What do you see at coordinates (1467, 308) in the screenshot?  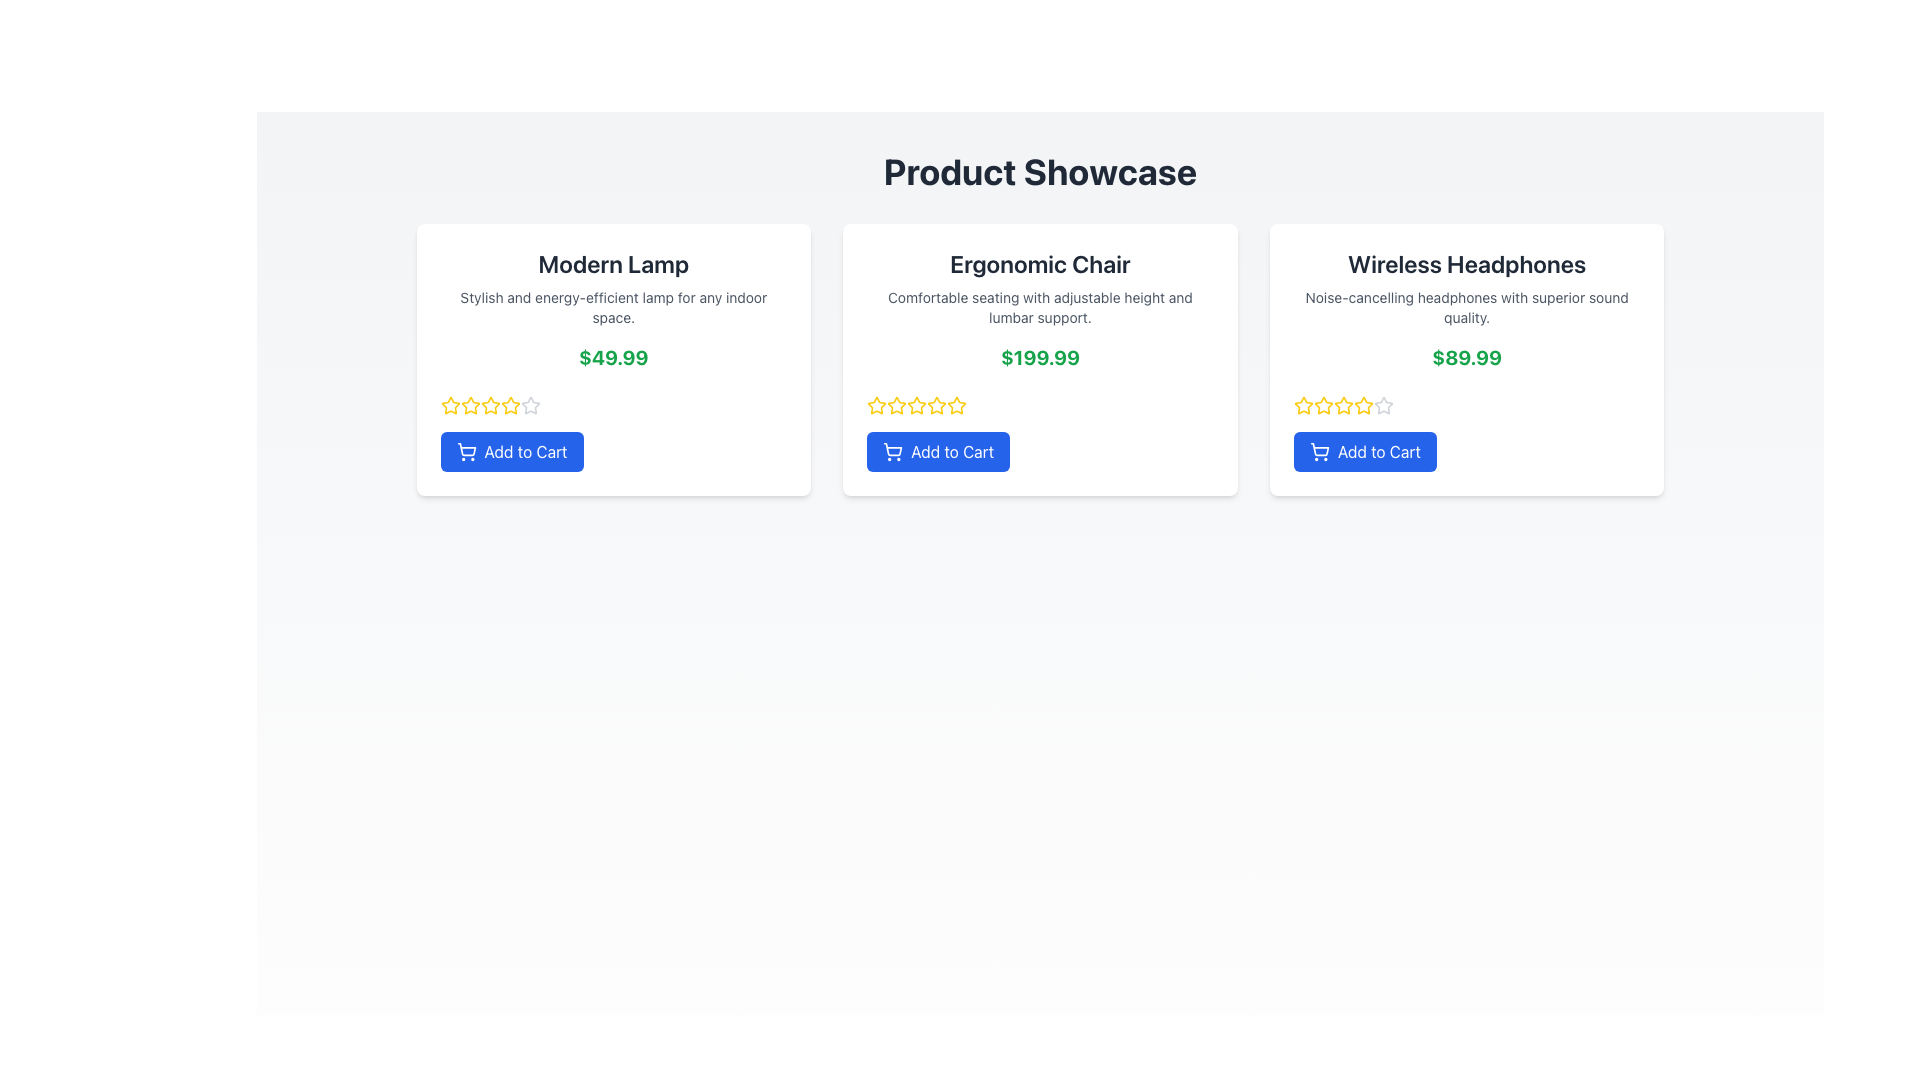 I see `the descriptive text reading 'Noise-cancelling headphones with superior sound quality.' which is located beneath the title 'Wireless Headphones' in the product card` at bounding box center [1467, 308].